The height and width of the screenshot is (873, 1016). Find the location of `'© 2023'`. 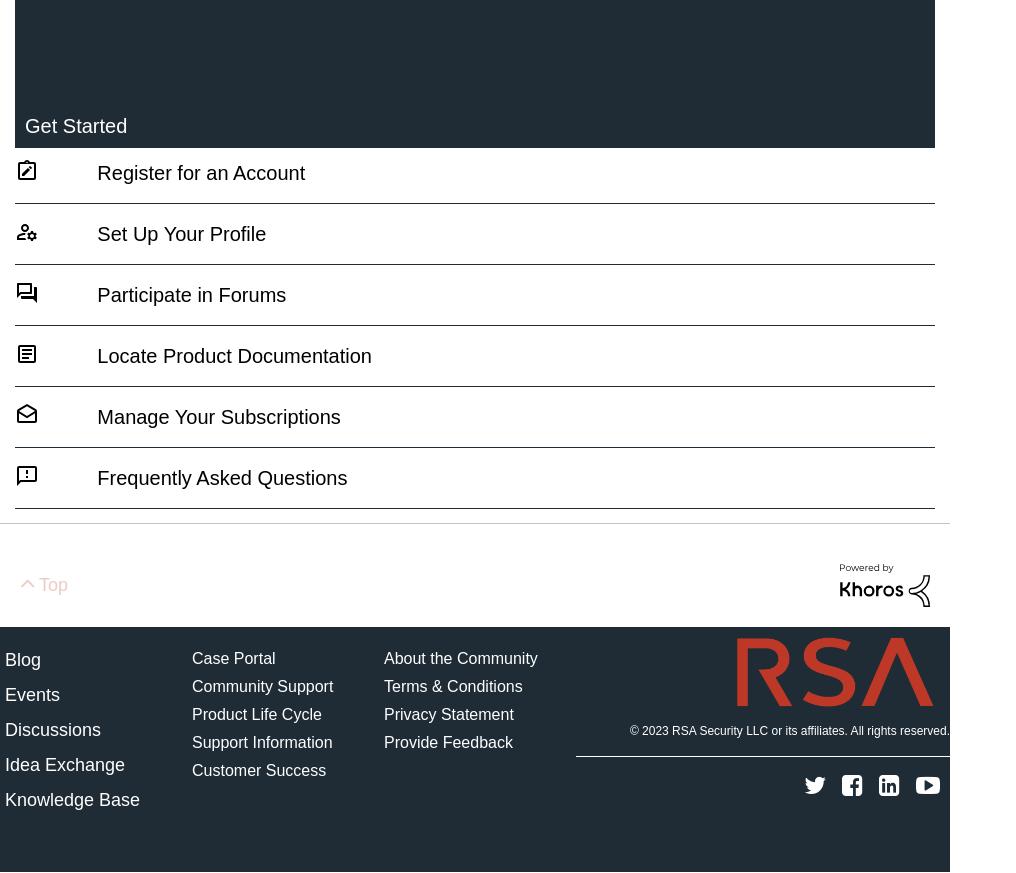

'© 2023' is located at coordinates (629, 729).